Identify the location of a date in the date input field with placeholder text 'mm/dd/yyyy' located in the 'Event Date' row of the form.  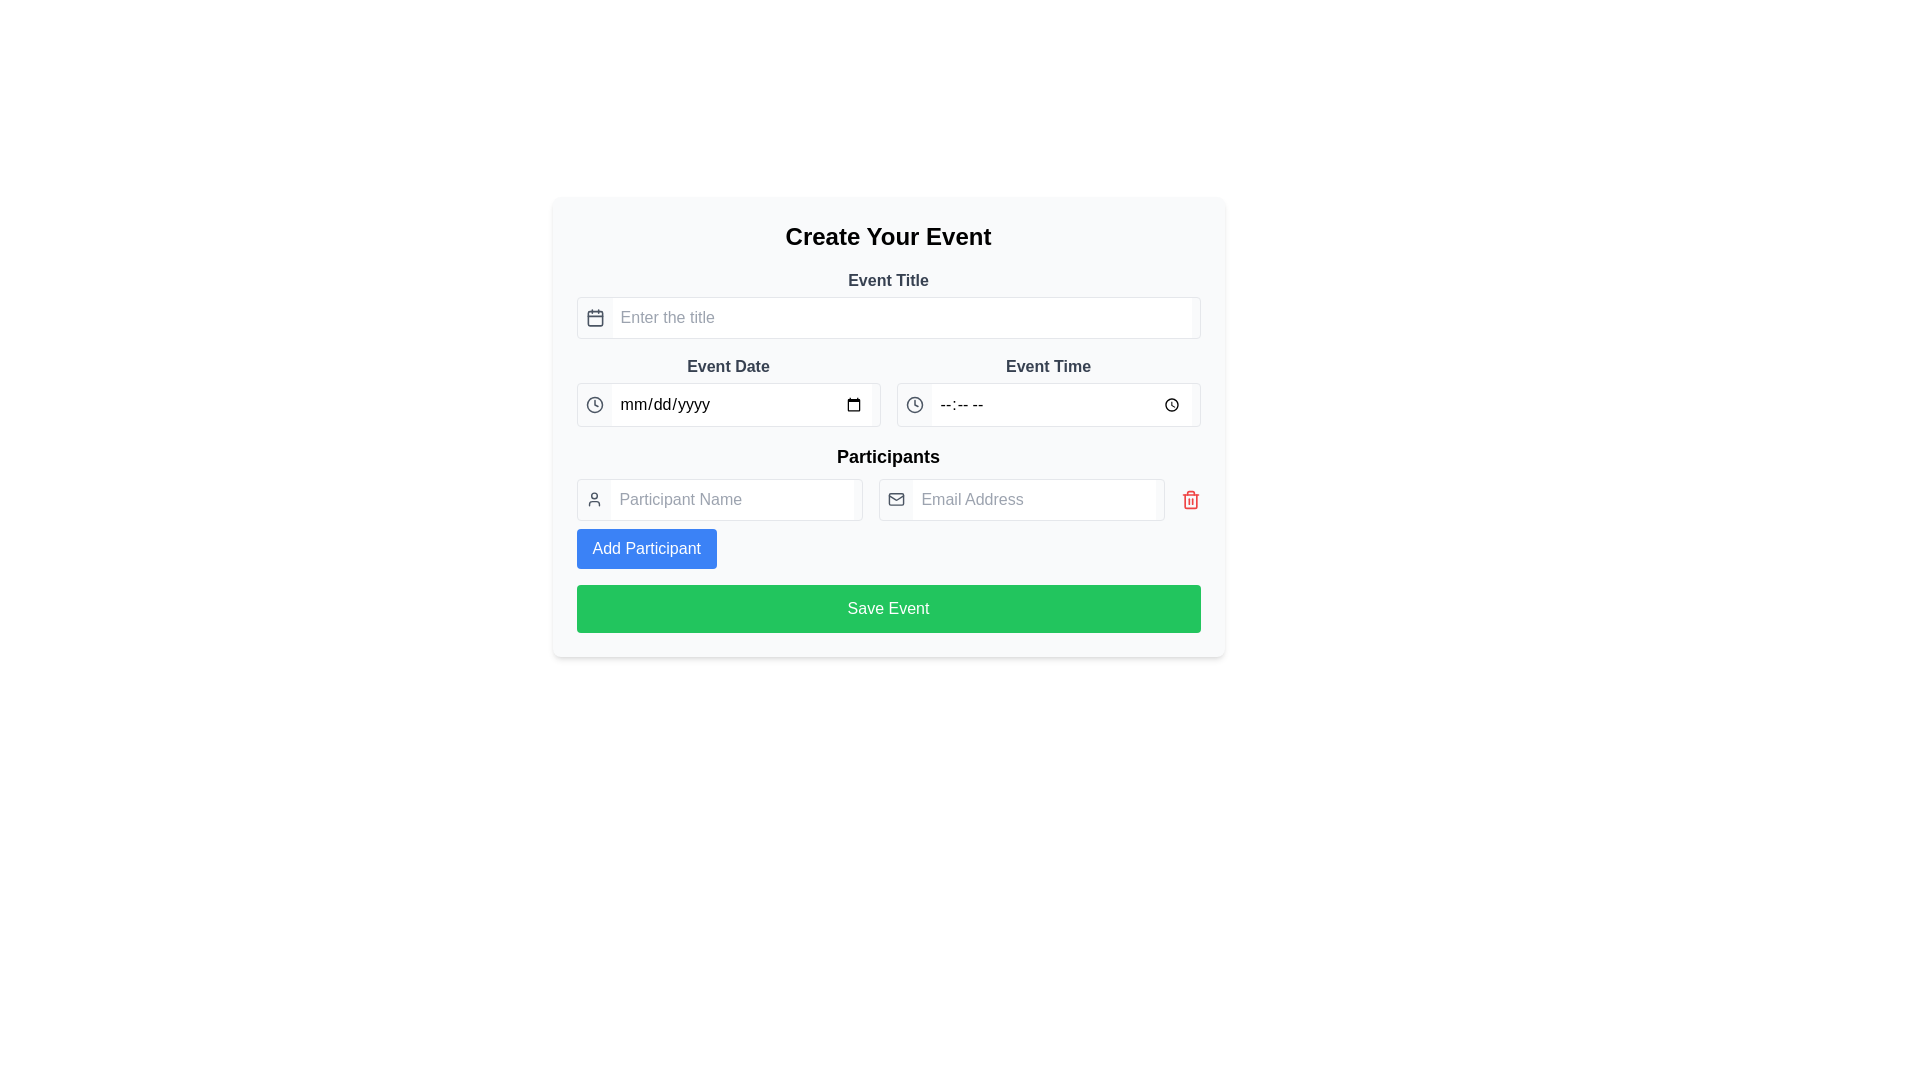
(740, 405).